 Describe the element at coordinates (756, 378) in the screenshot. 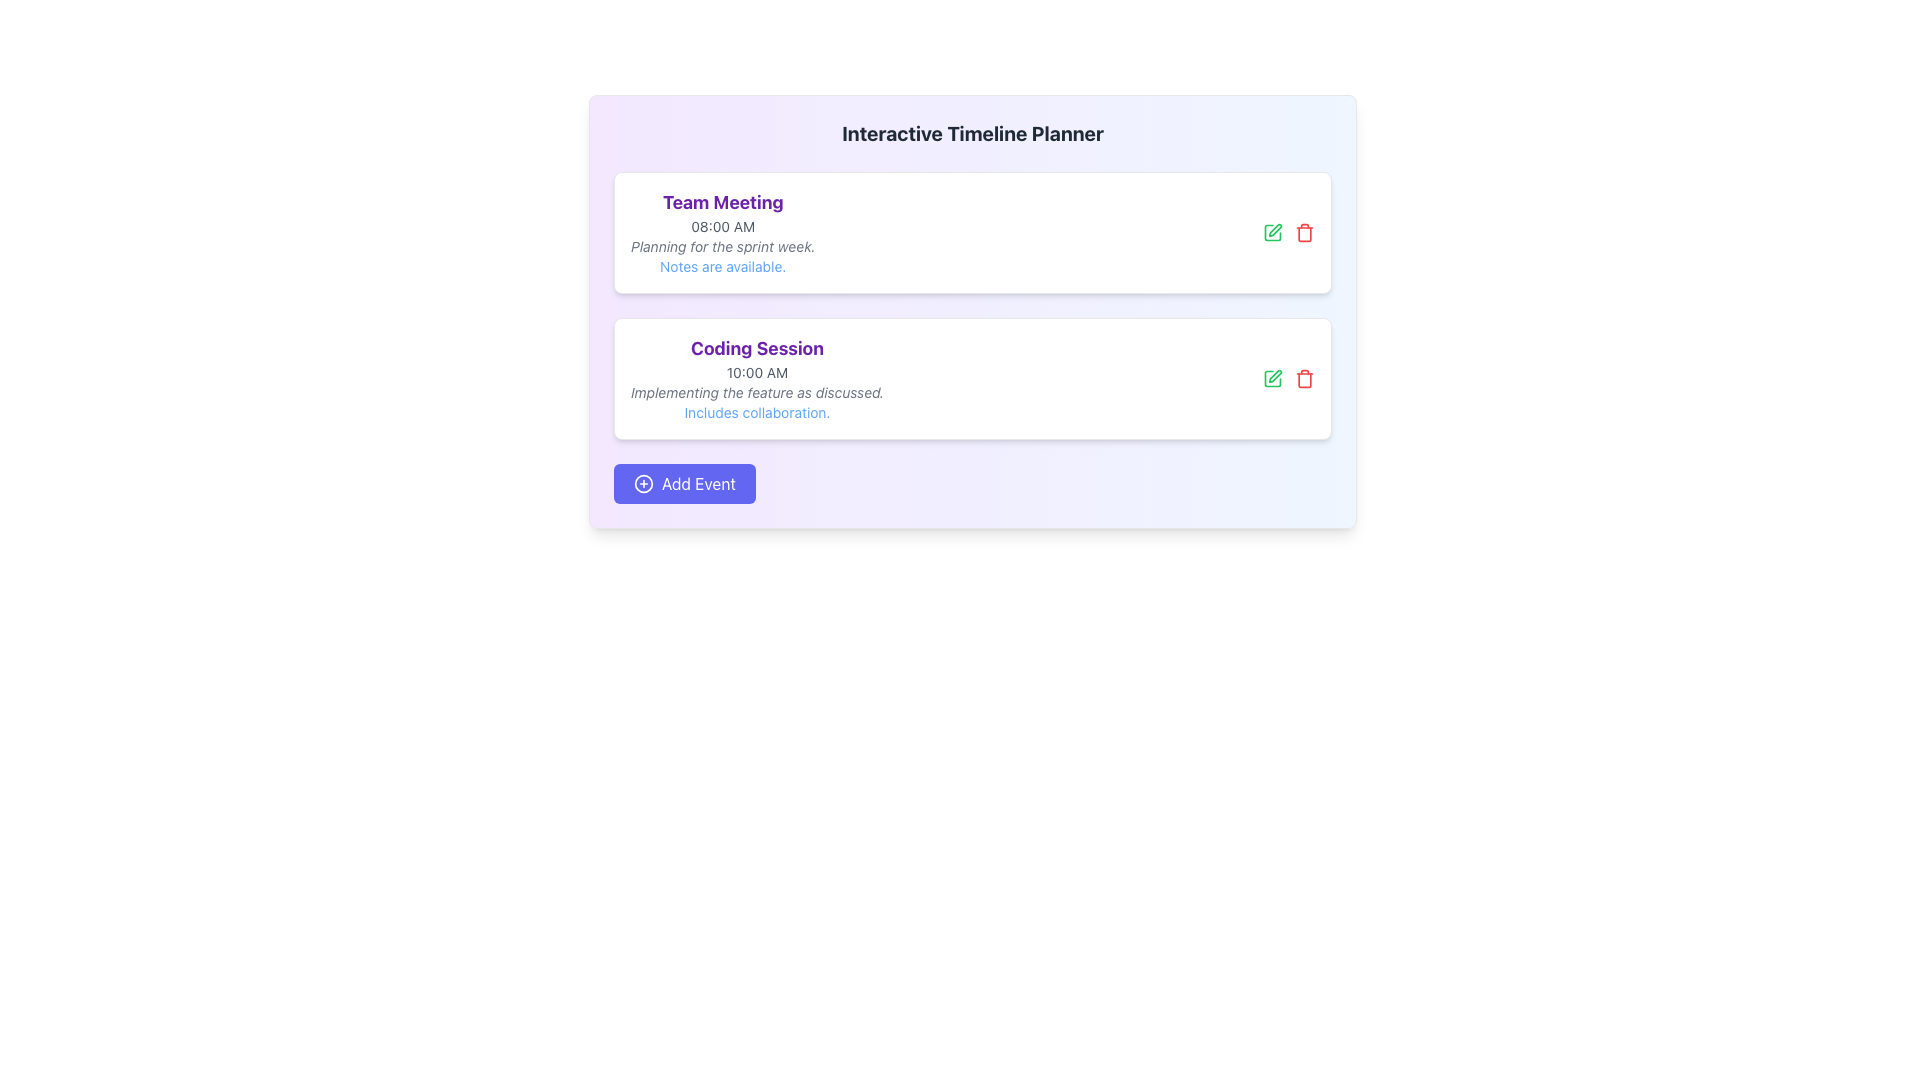

I see `text content of the event block titled 'Coding Session' located on the right panel of the timeline planner interface, which includes the time '10:00 AM', a description, and a link` at that location.